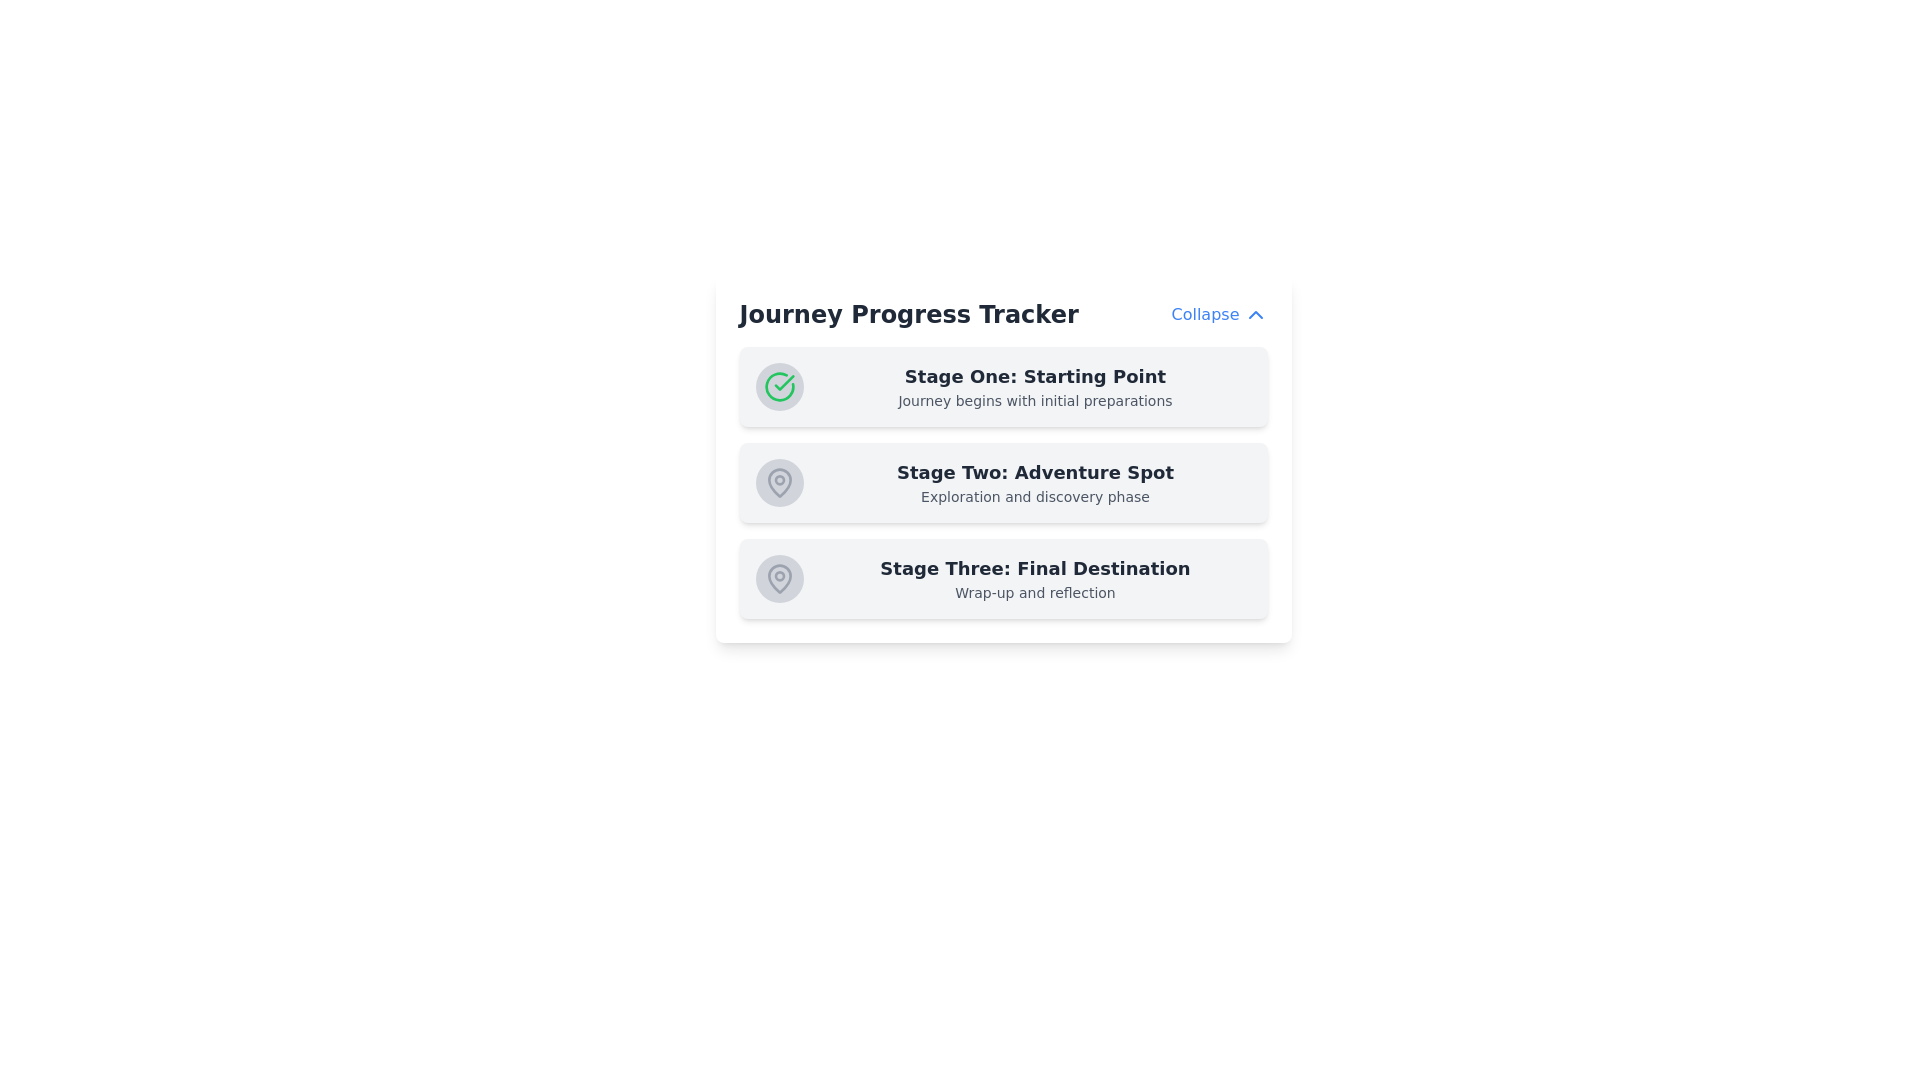  I want to click on the Information card in the Journey Progress Tracker section, which indicates the first stage of progression with a green checkmark, so click(1003, 386).